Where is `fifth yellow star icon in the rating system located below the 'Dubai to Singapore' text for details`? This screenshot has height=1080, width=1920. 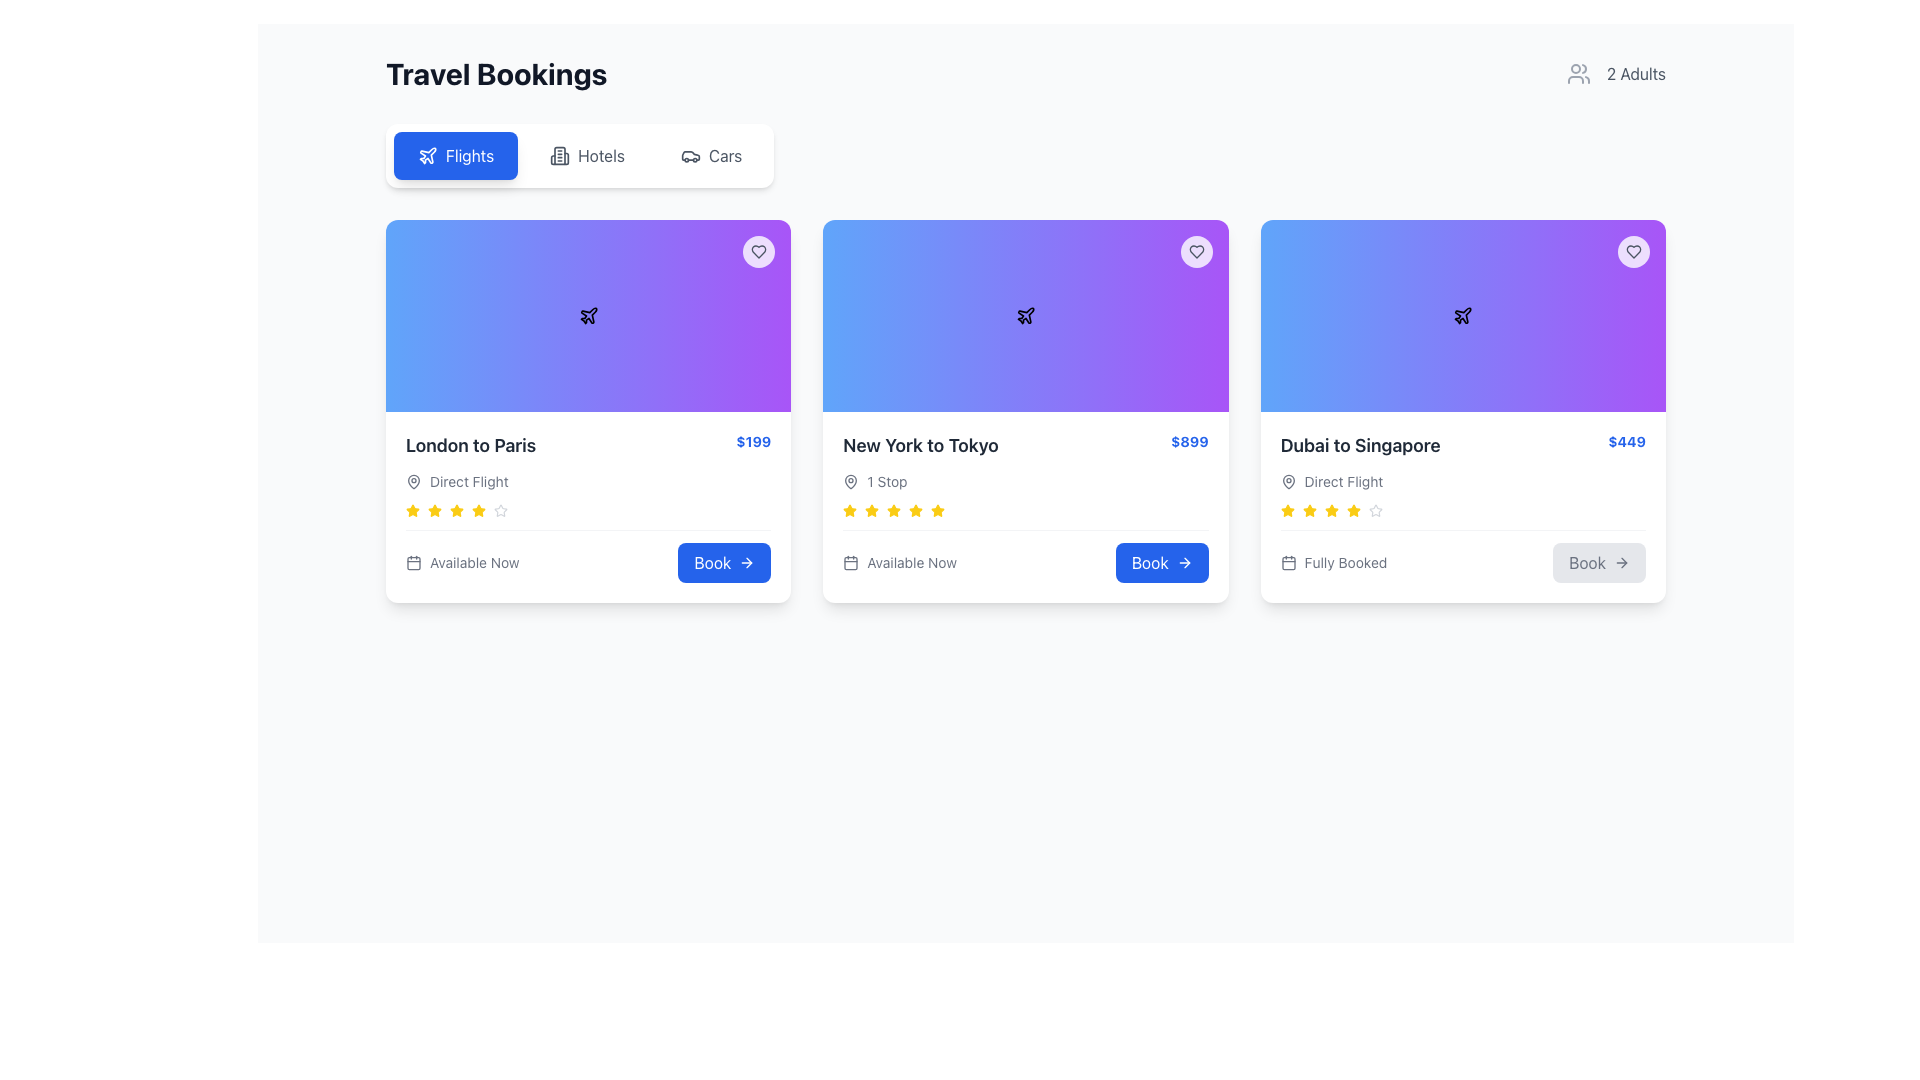 fifth yellow star icon in the rating system located below the 'Dubai to Singapore' text for details is located at coordinates (1331, 509).